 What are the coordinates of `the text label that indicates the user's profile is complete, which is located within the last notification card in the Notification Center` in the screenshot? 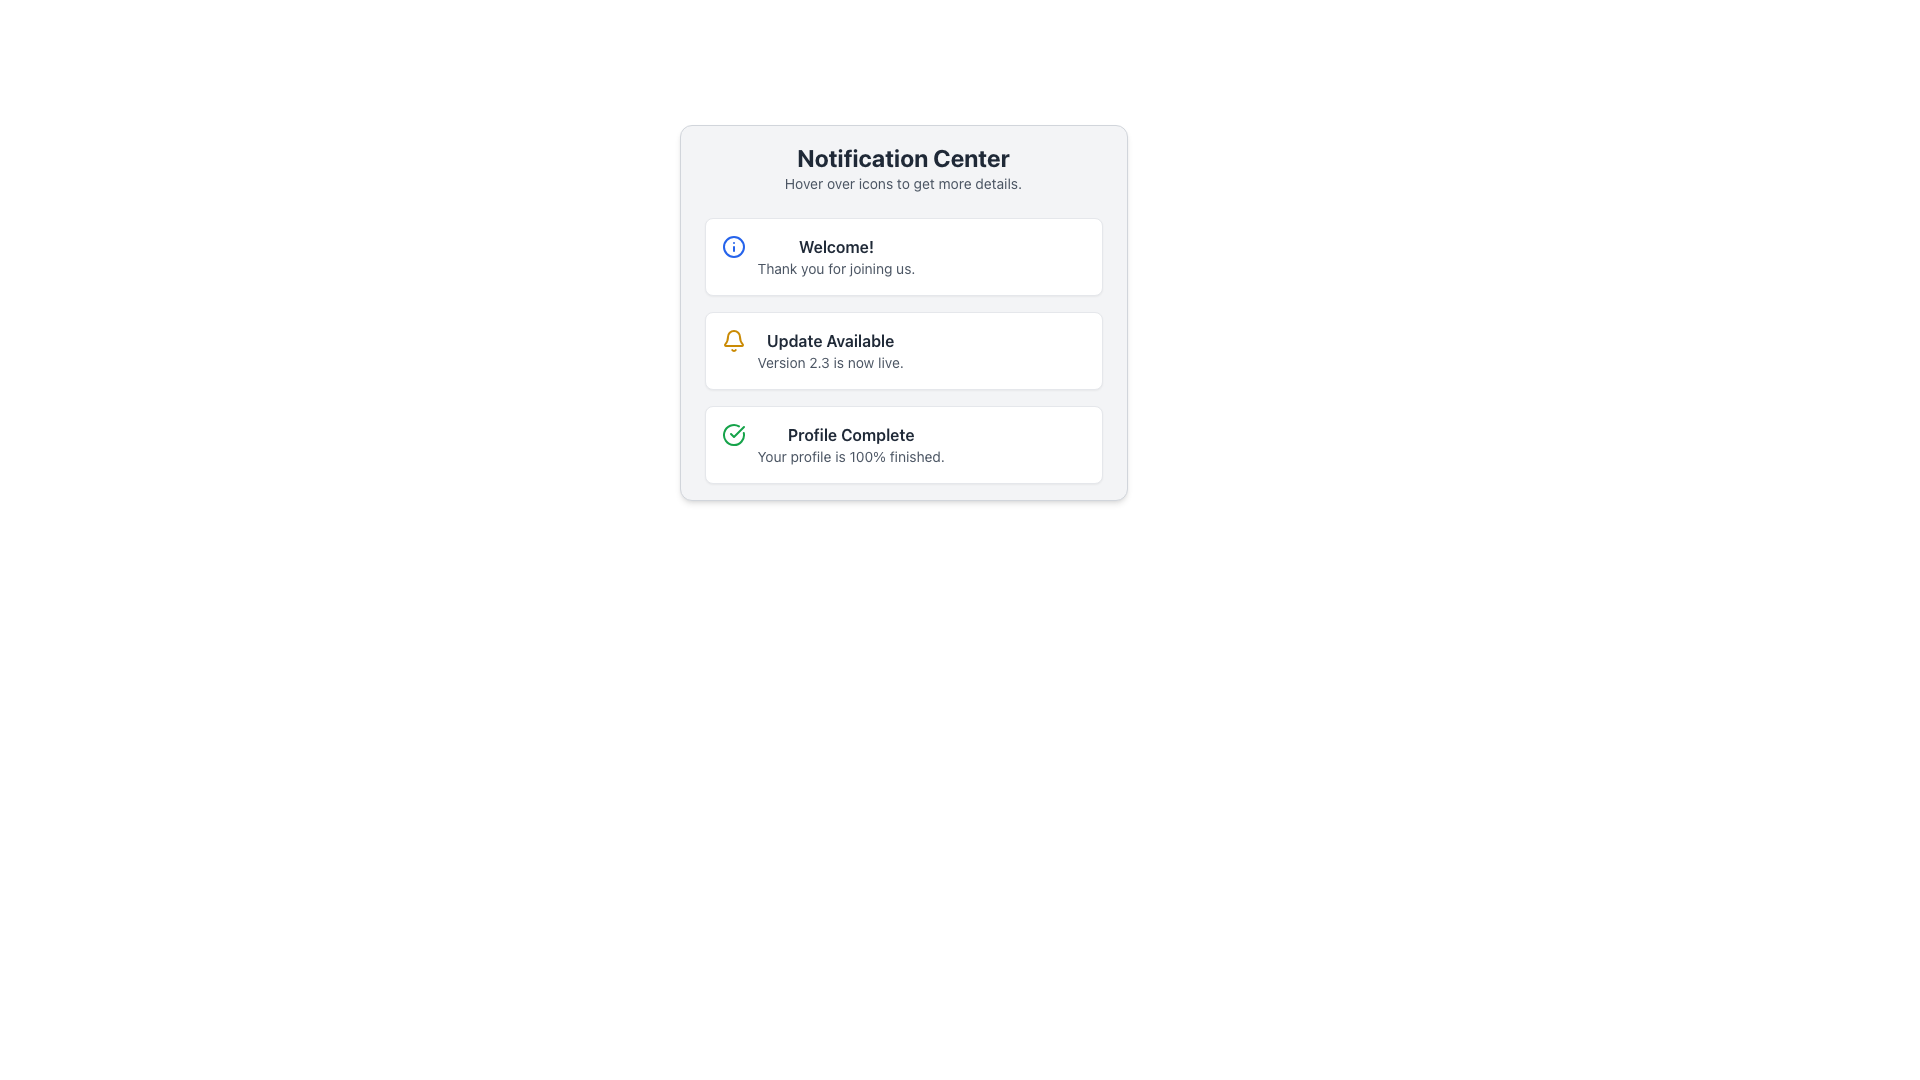 It's located at (851, 434).